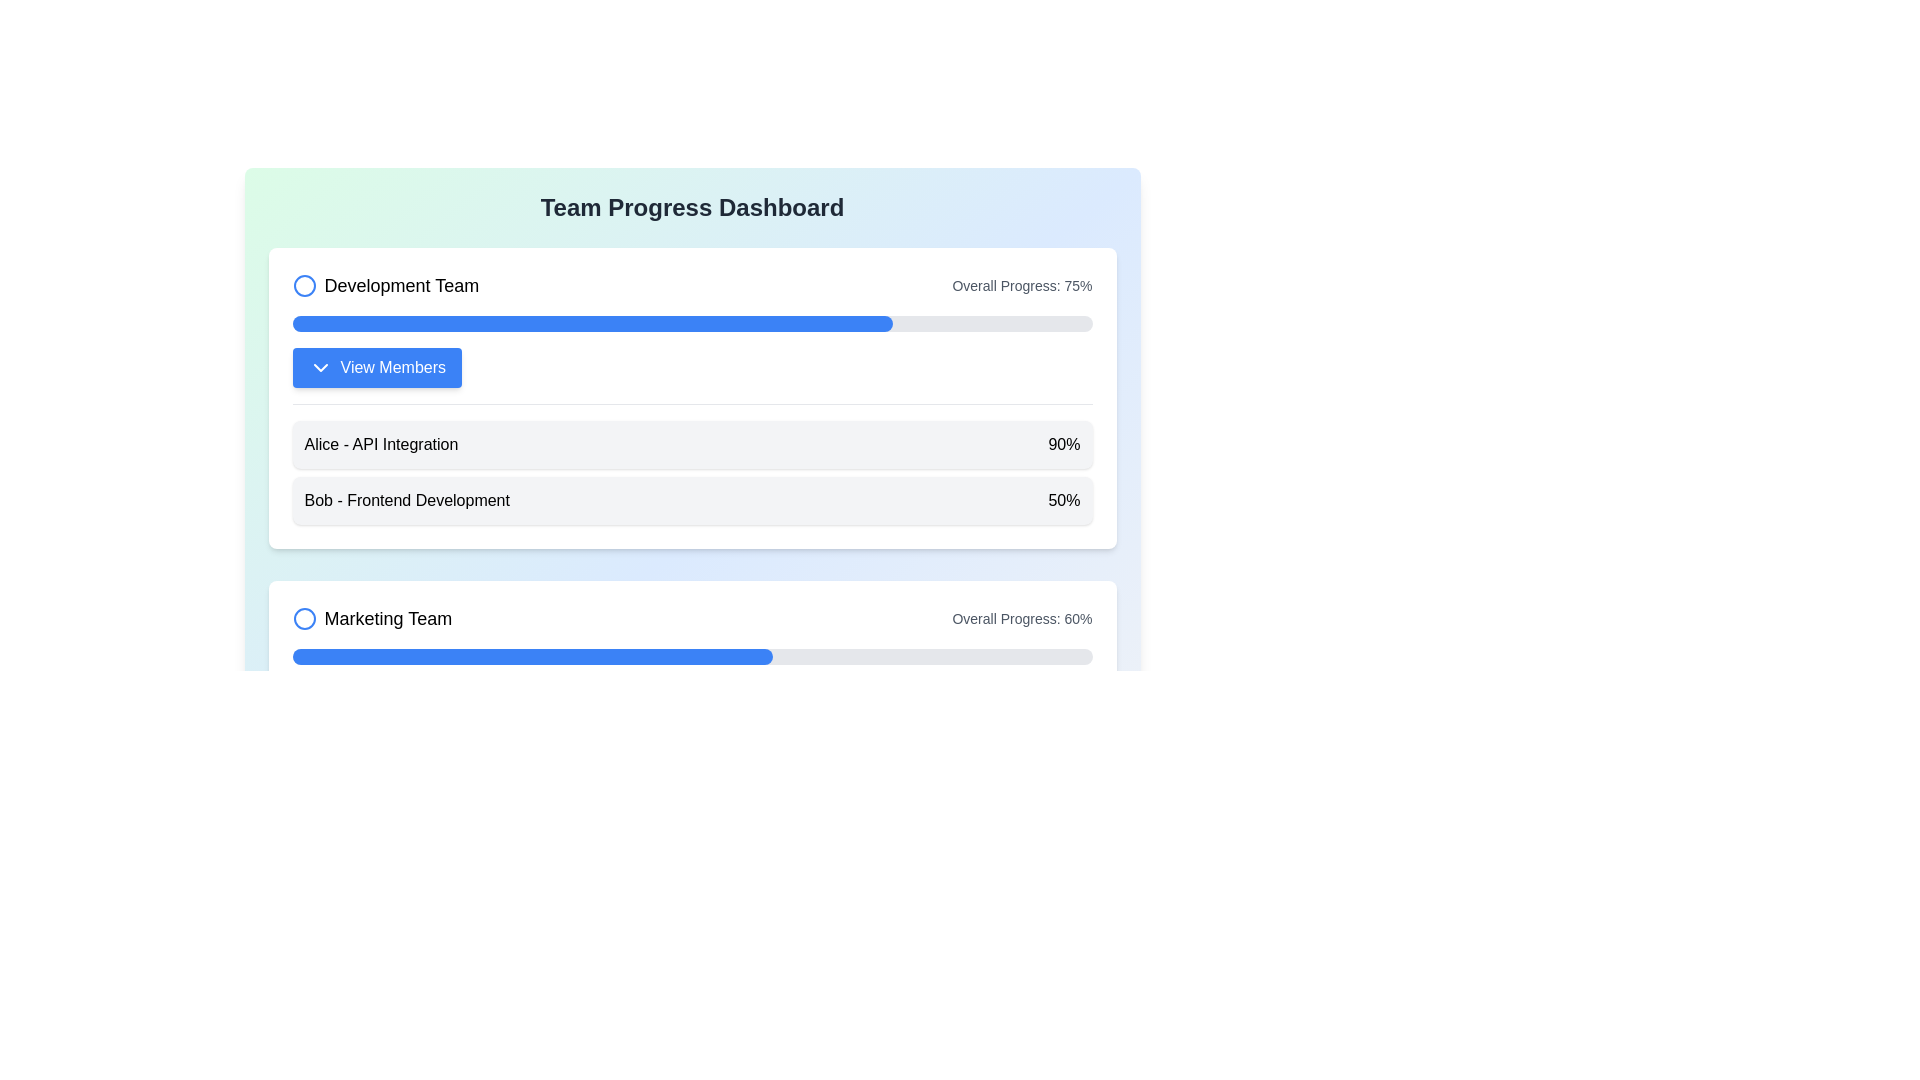 Image resolution: width=1920 pixels, height=1080 pixels. I want to click on the 'Marketing Team' informational block displaying 'Overall Progress: 60%' in the 'Team Progress Dashboard', so click(692, 617).